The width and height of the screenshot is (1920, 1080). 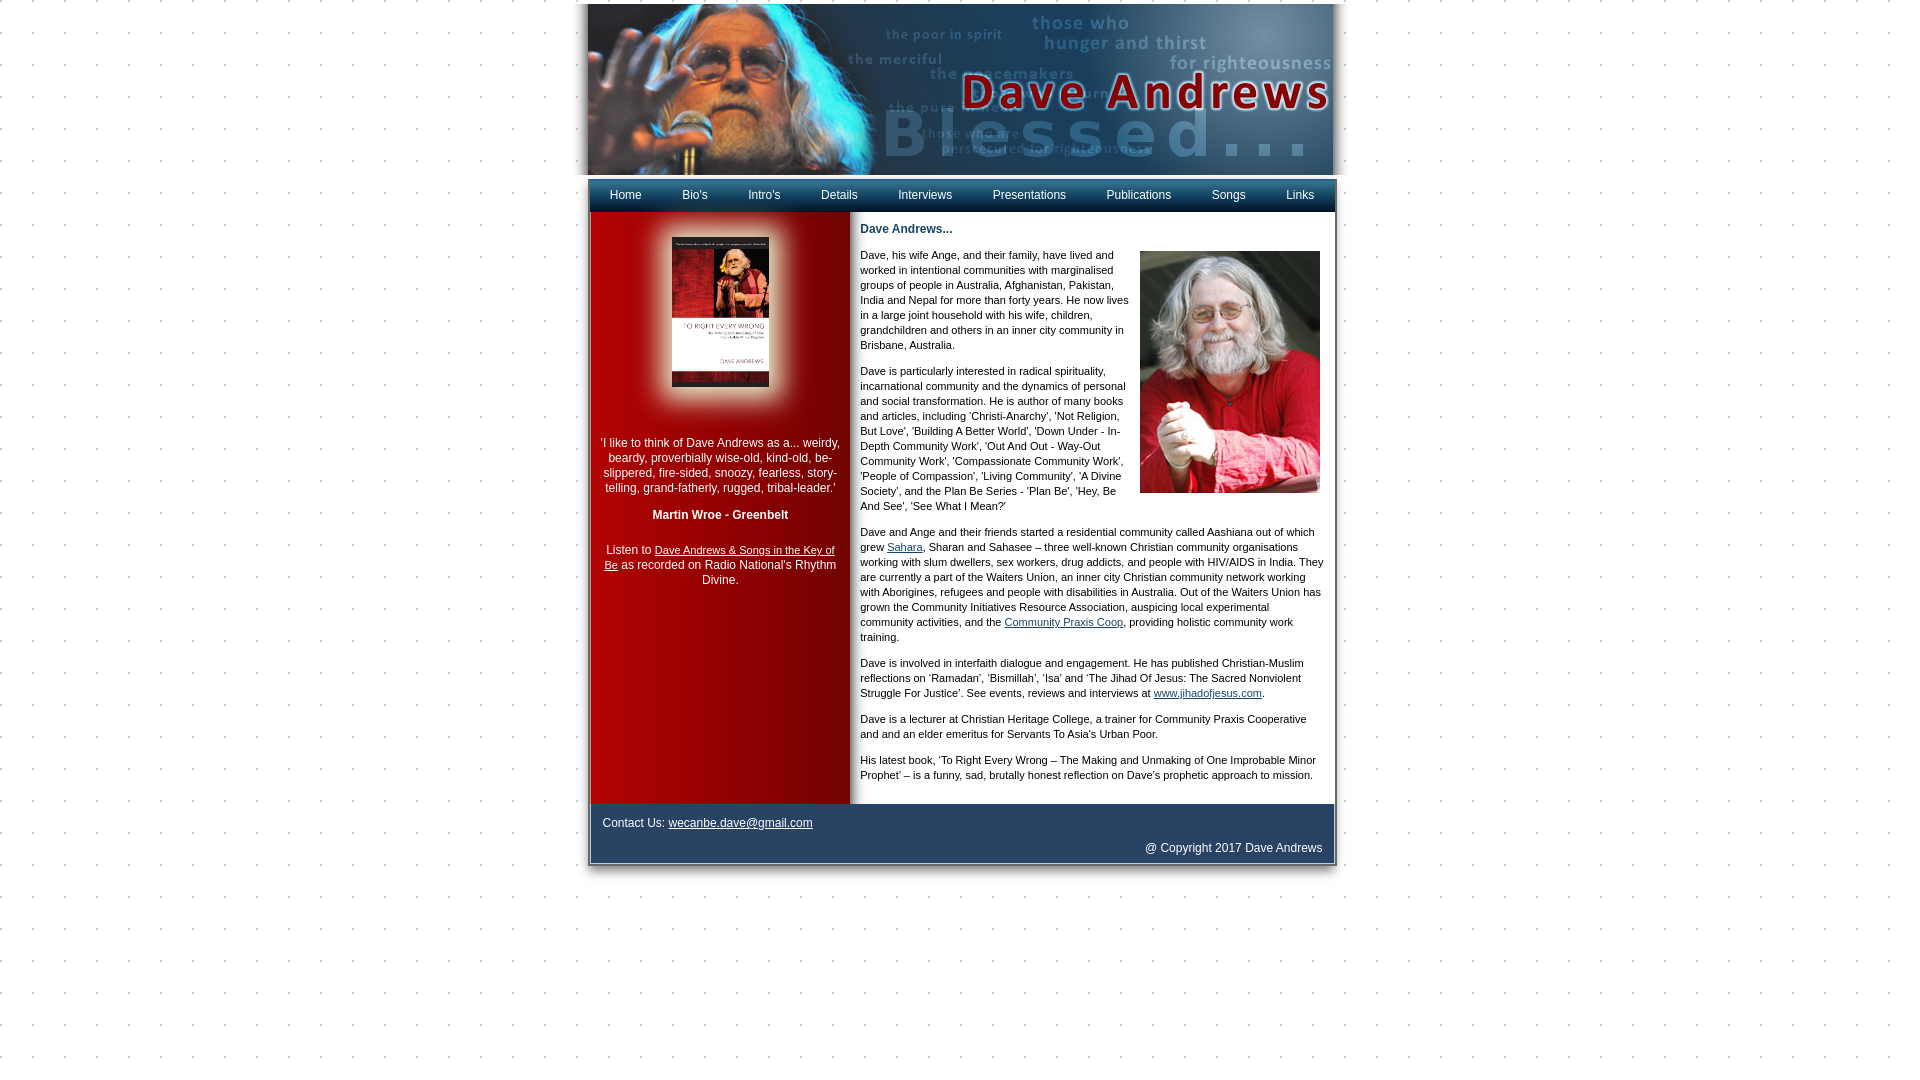 What do you see at coordinates (1029, 195) in the screenshot?
I see `'Presentations'` at bounding box center [1029, 195].